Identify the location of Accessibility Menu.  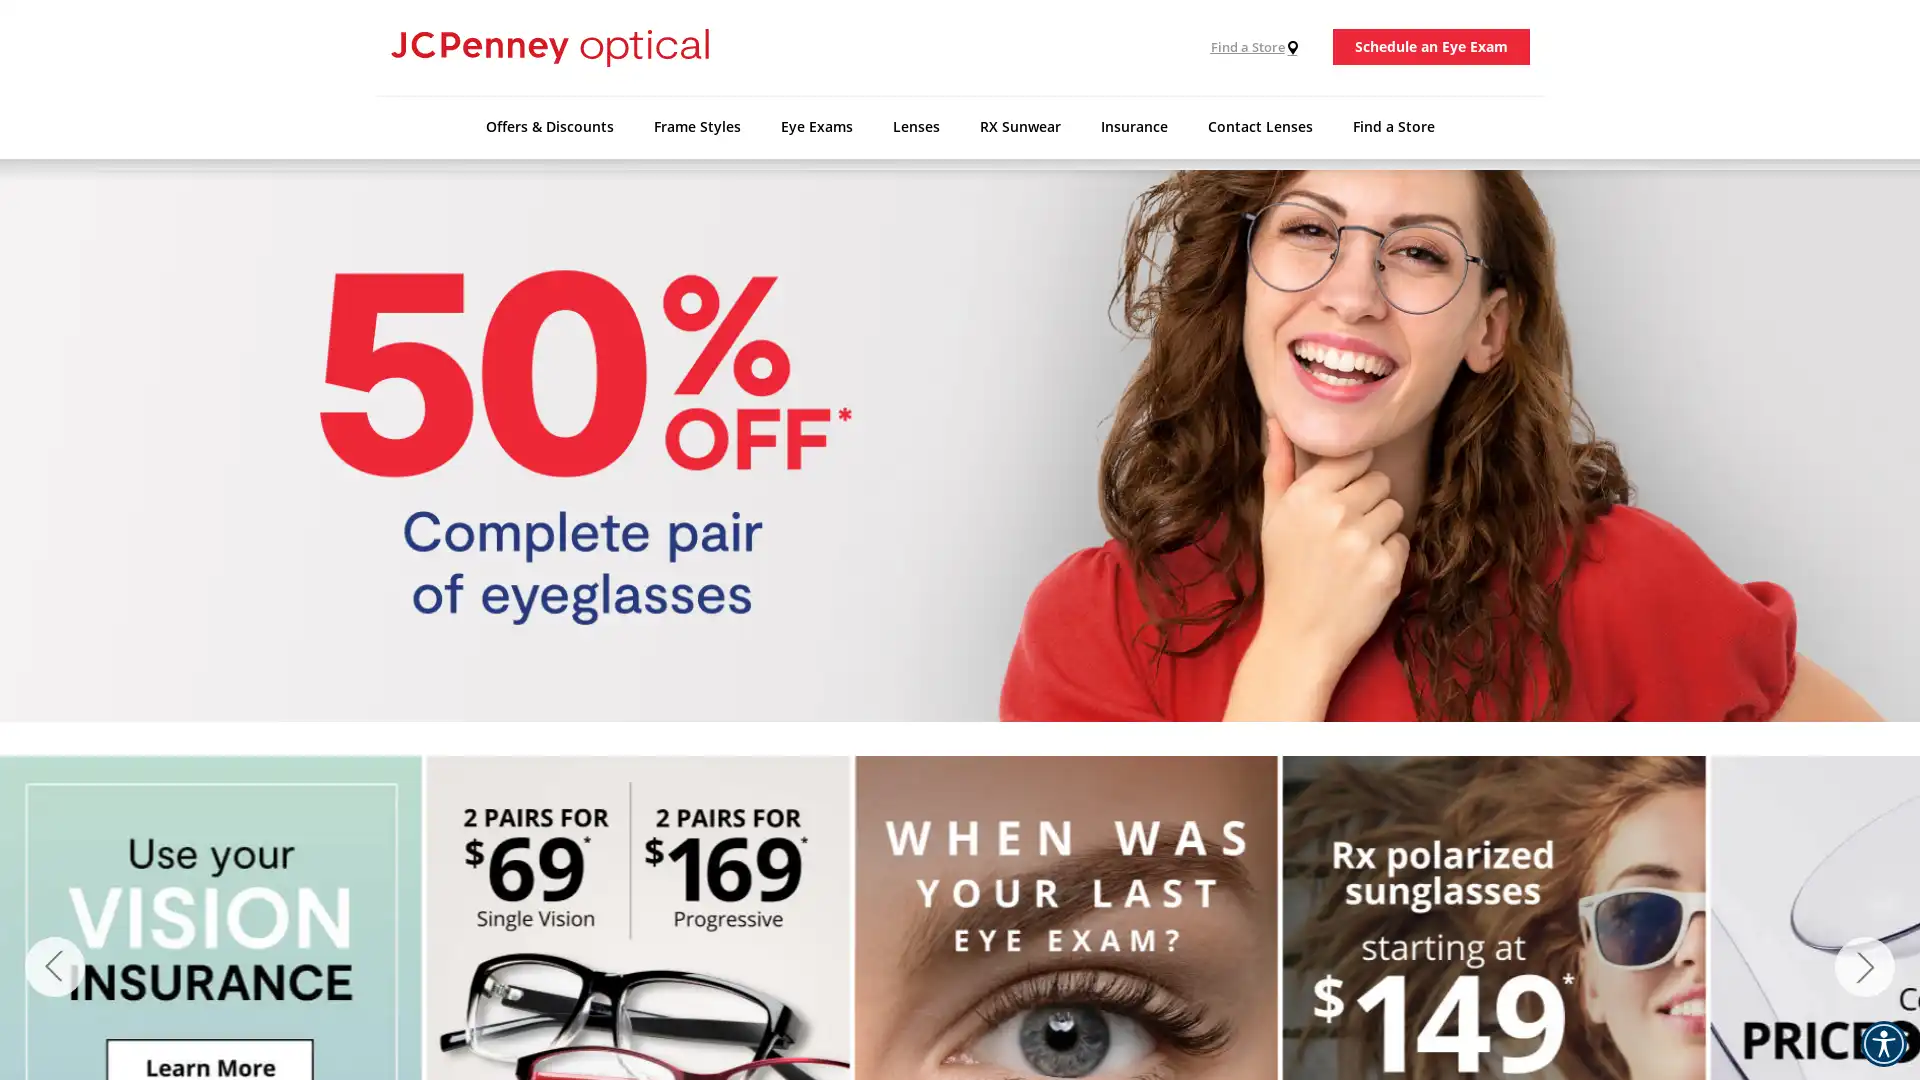
(1882, 1043).